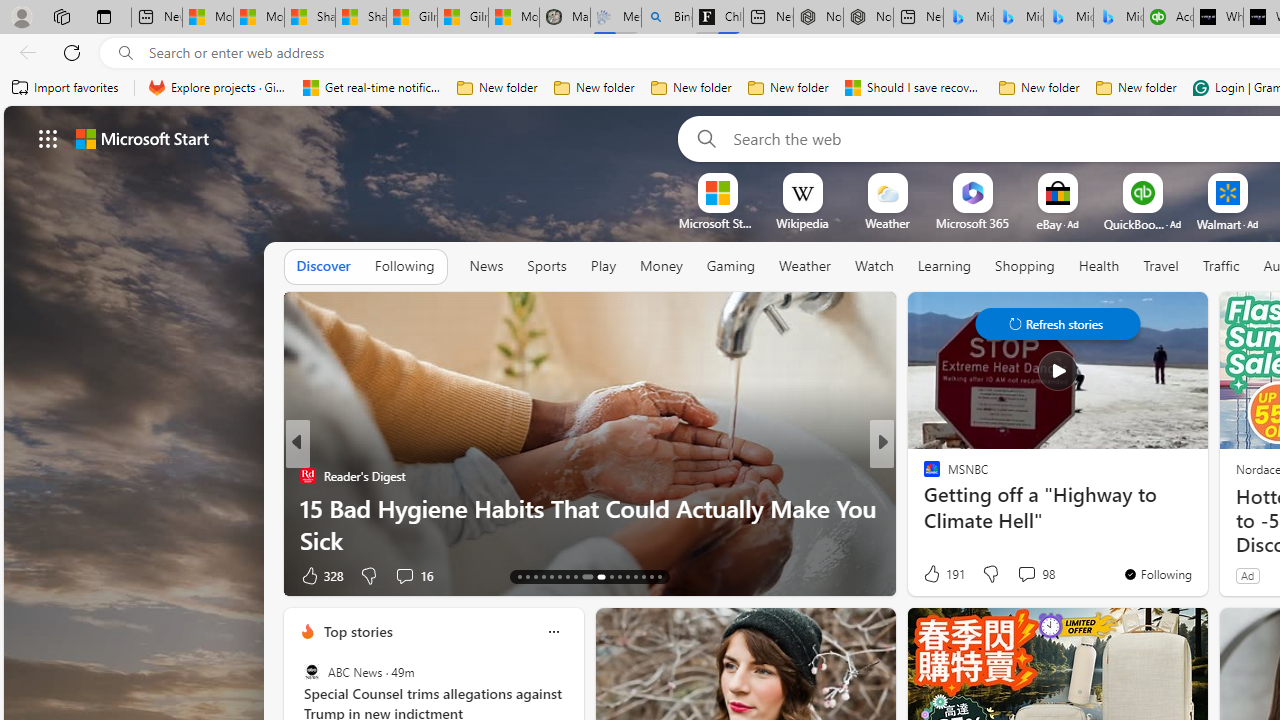 This screenshot has width=1280, height=720. I want to click on 'Watch', so click(874, 266).